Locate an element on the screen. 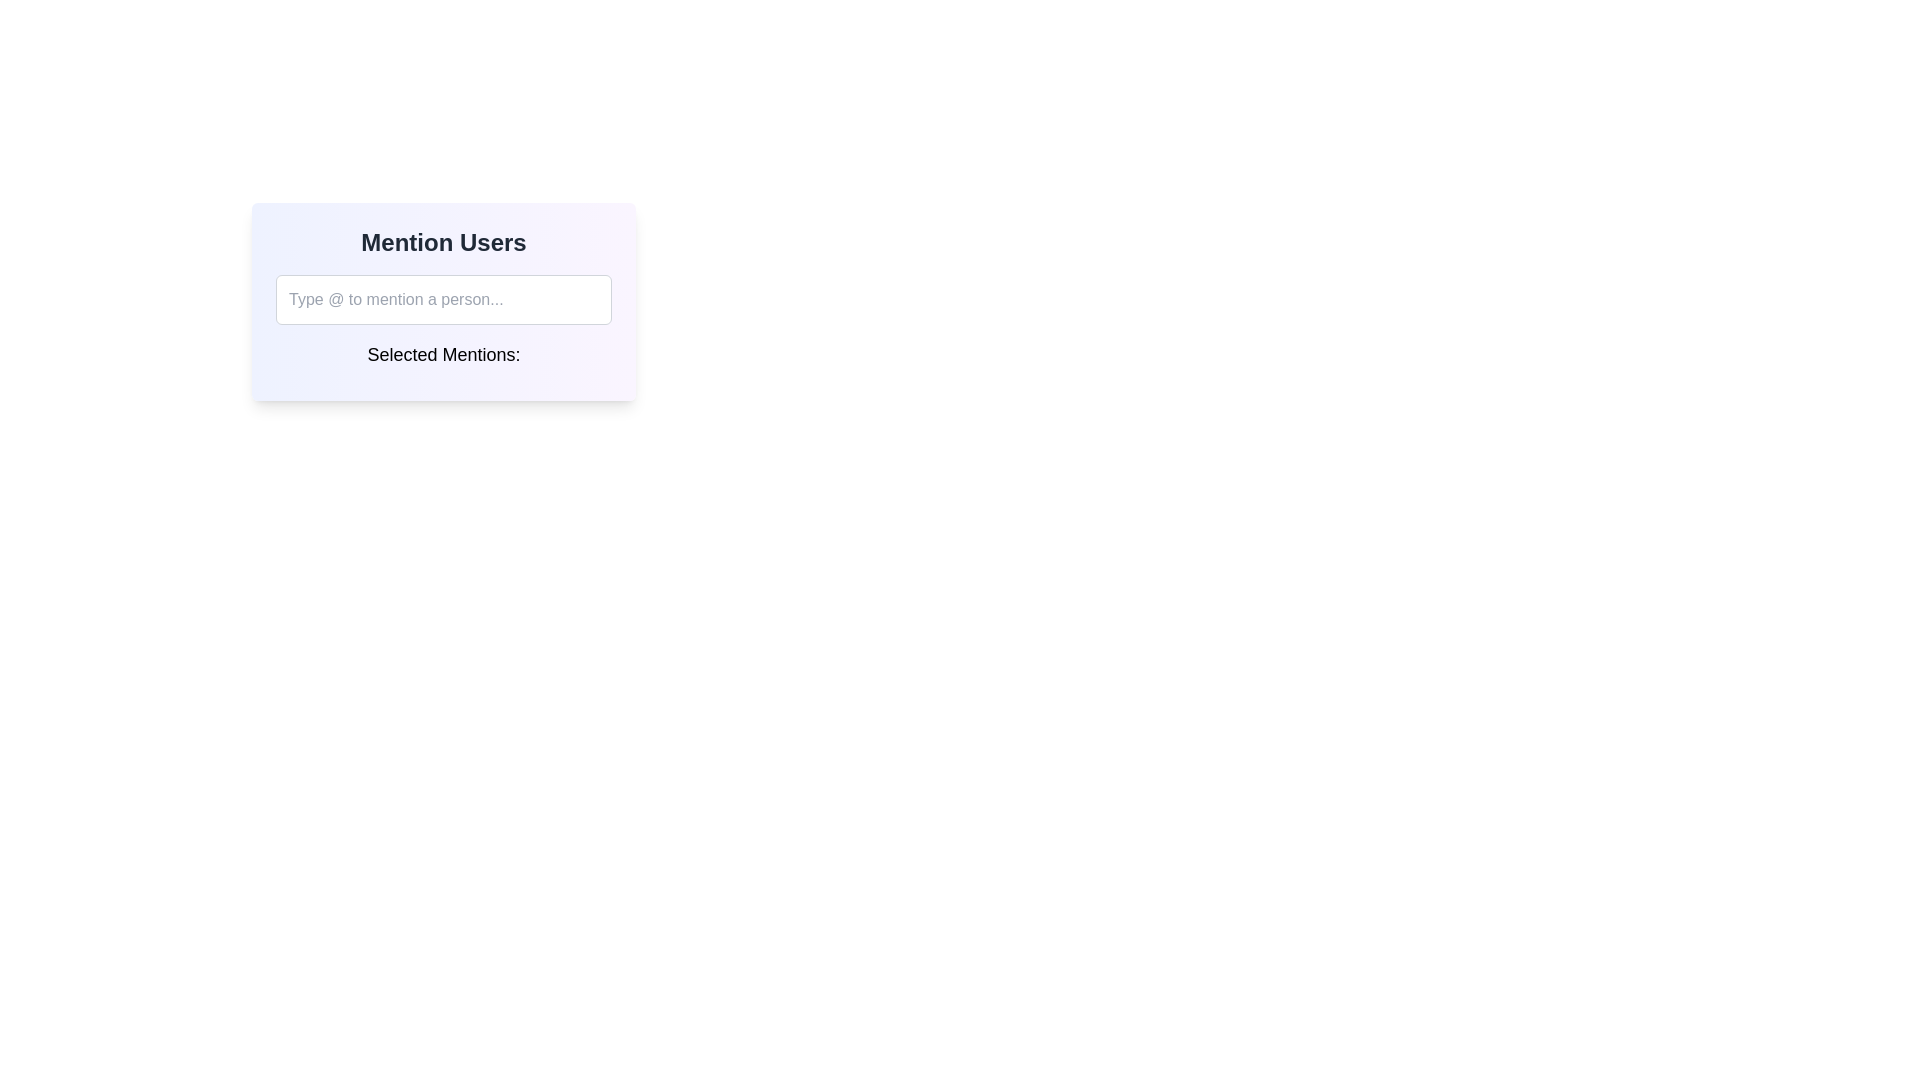  the textbox within the Interactive Panel to focus it for user input is located at coordinates (443, 301).